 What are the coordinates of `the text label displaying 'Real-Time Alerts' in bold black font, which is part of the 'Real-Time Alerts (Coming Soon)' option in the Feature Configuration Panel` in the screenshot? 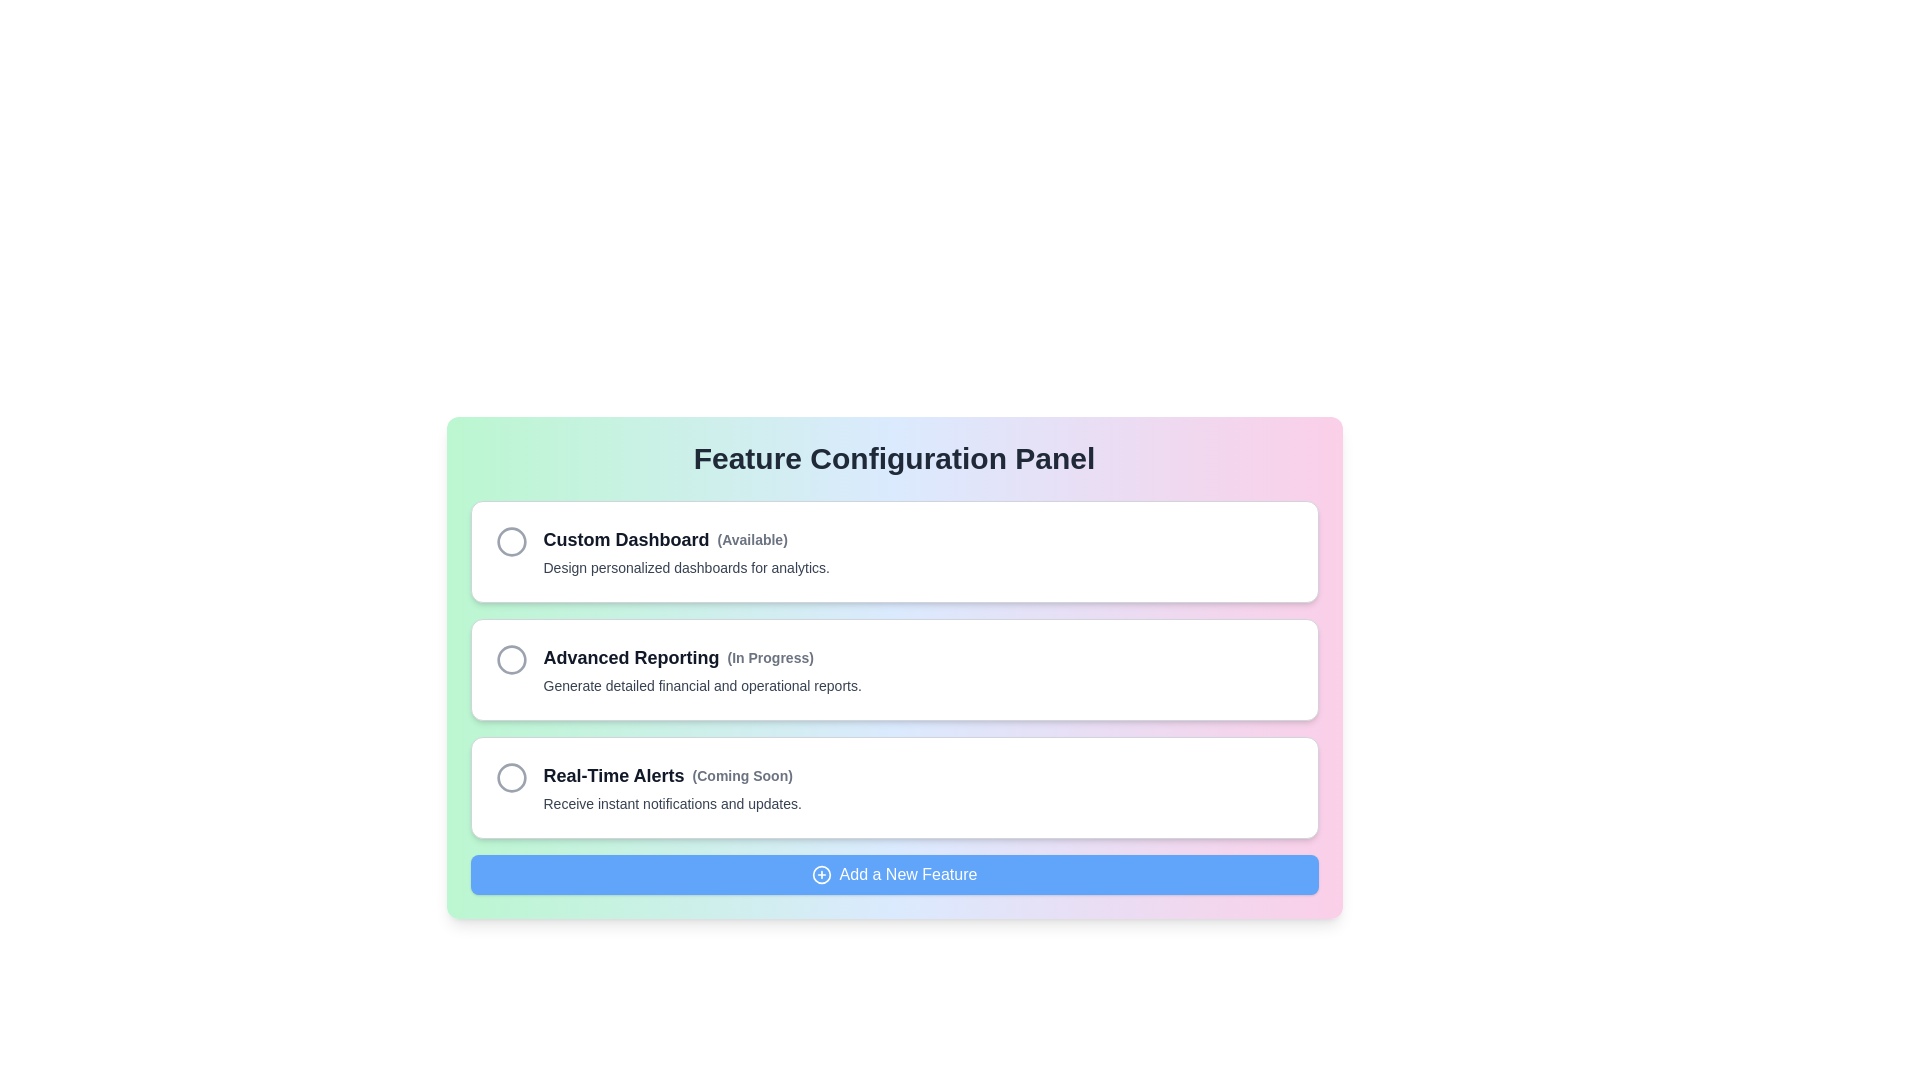 It's located at (613, 774).